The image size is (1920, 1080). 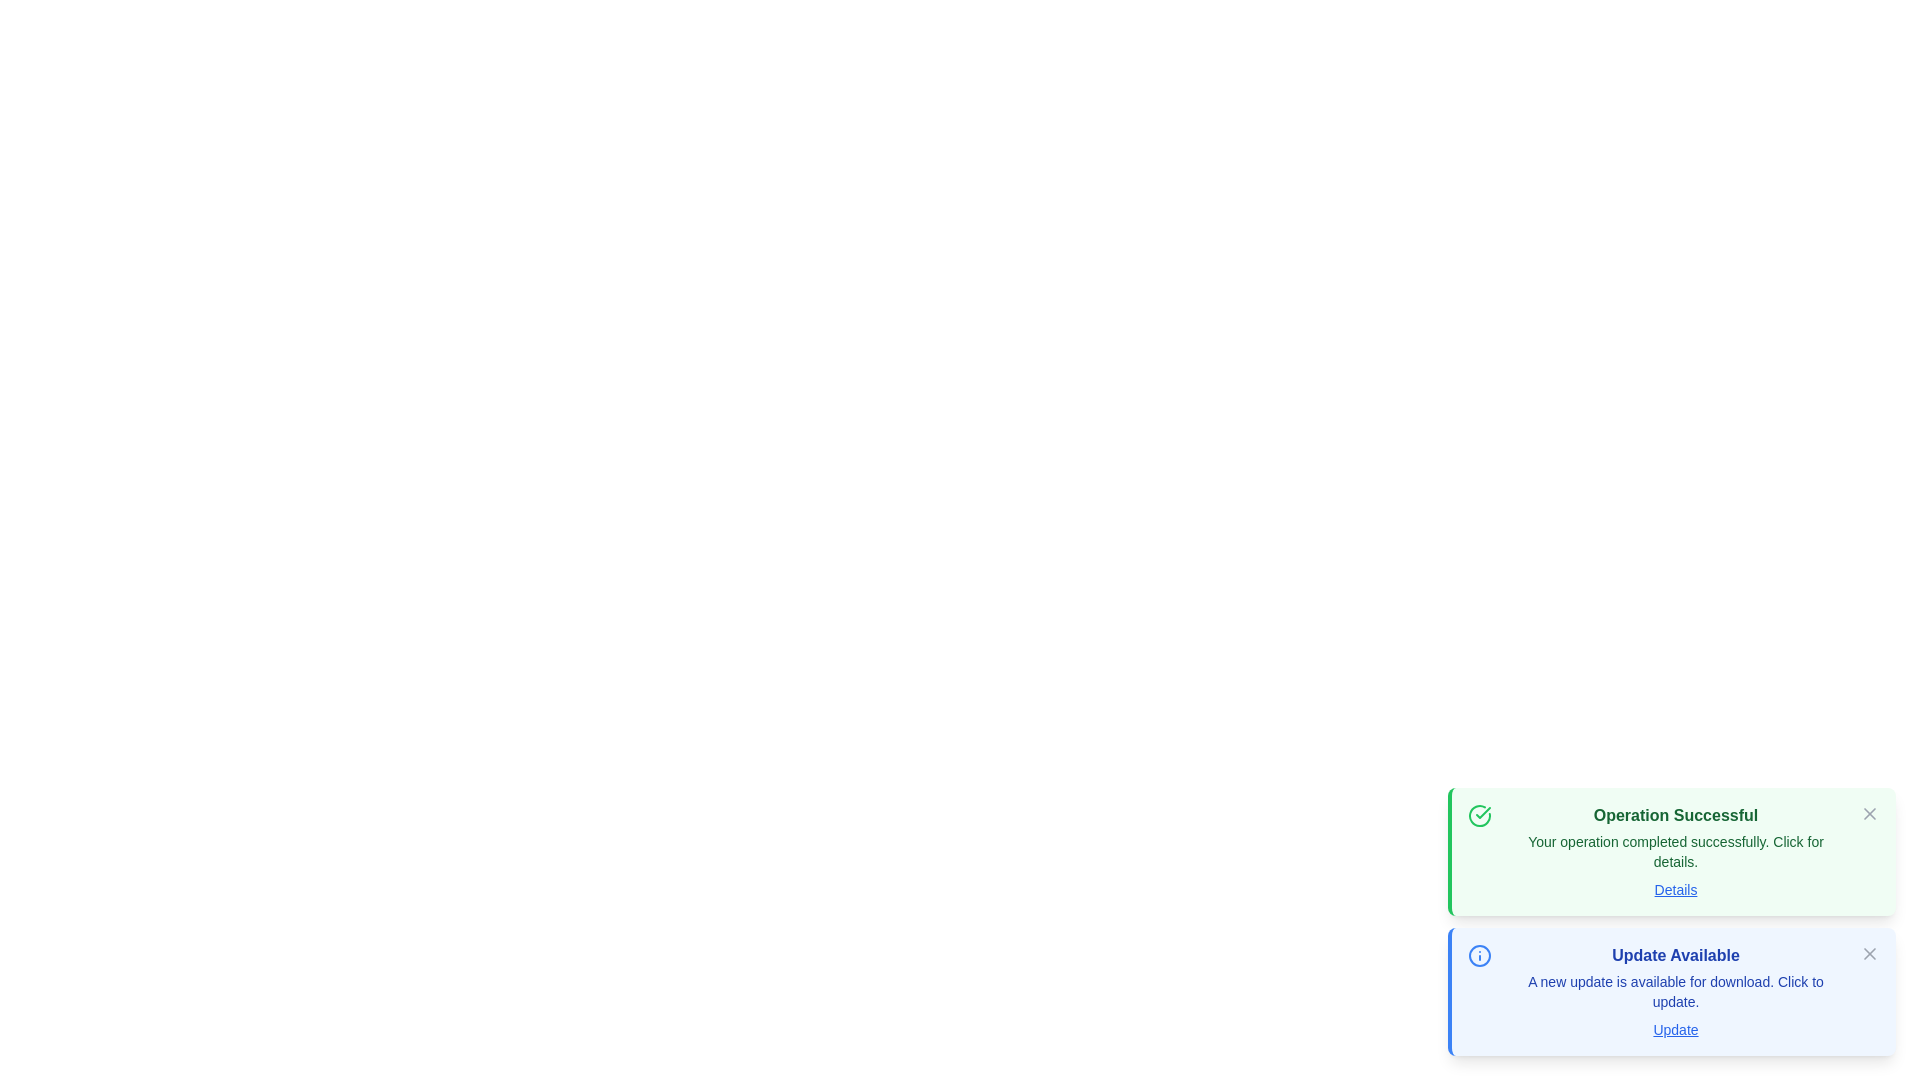 I want to click on the SVG Circle icon that indicates 'Update Available' in the header of the notification card located below the 'Operation Successful' card, so click(x=1479, y=955).